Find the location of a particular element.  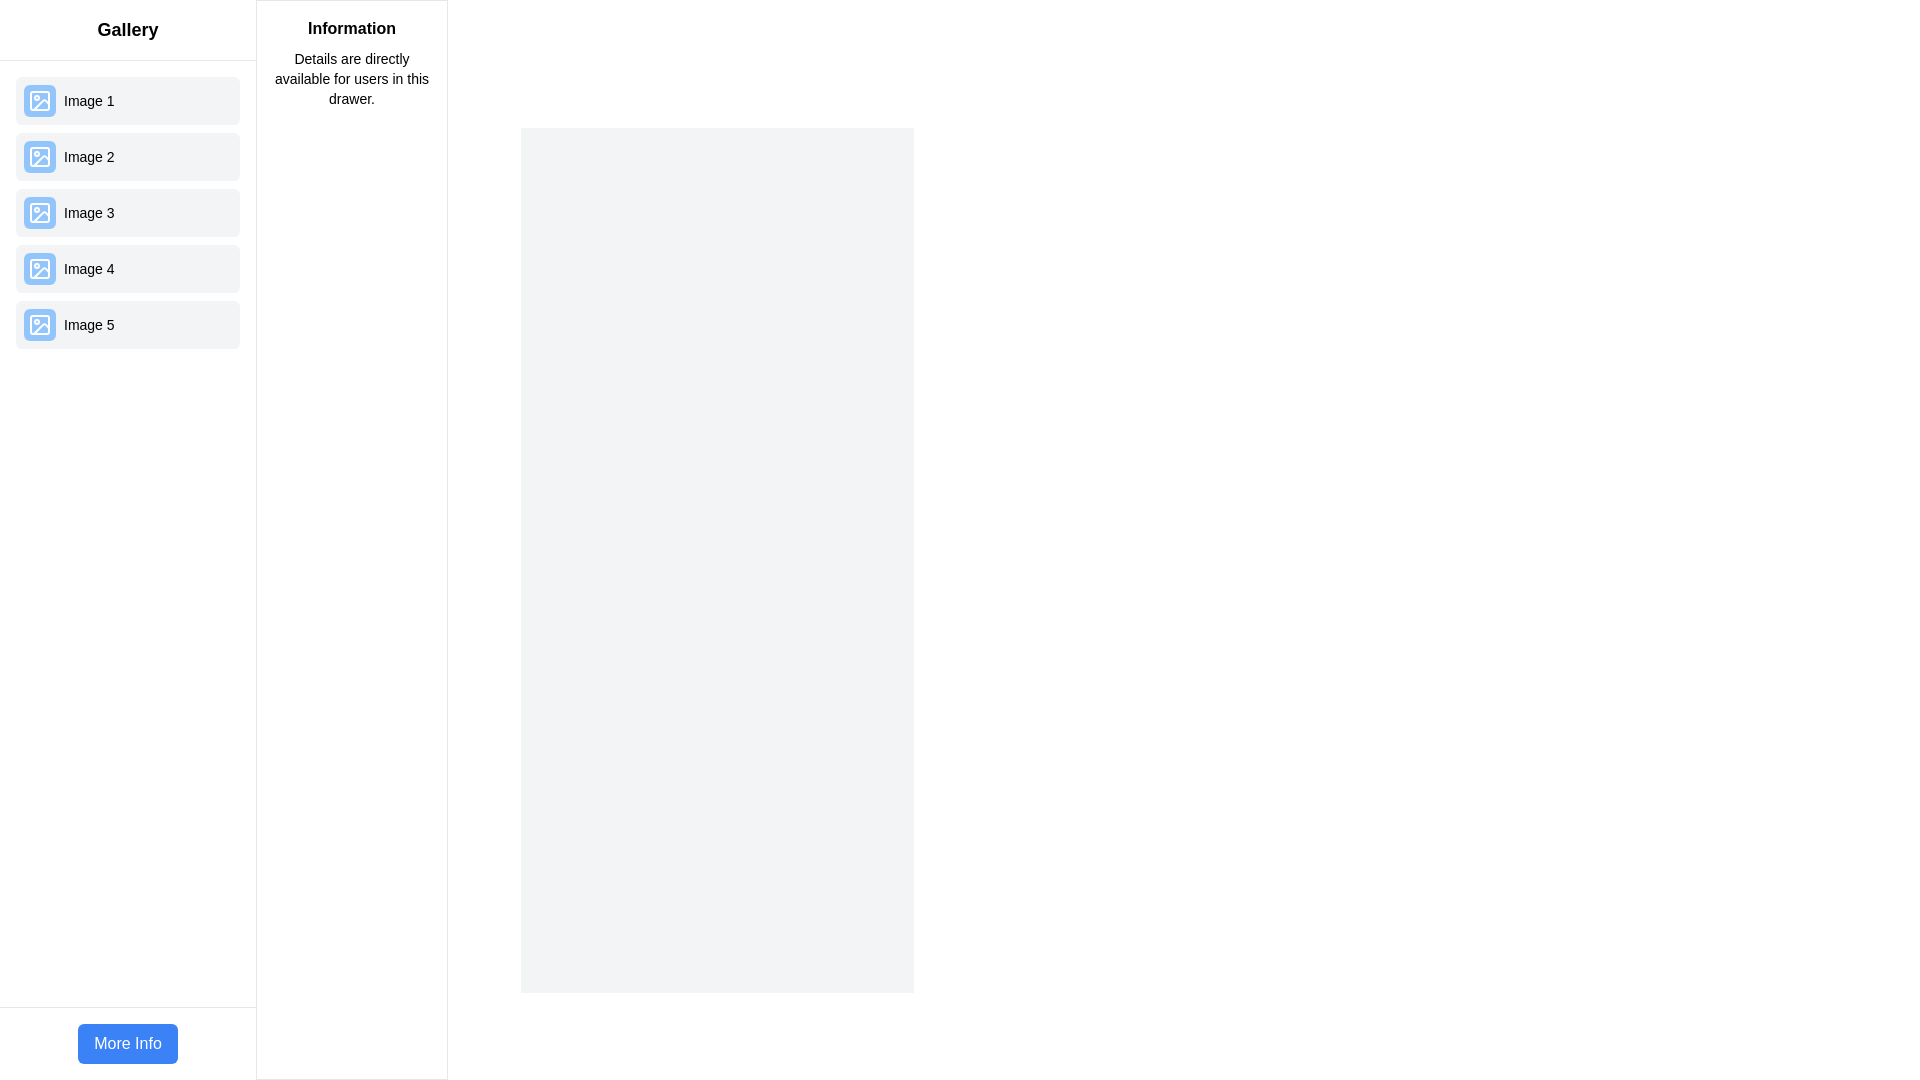

the icon located in the 'Gallery' list, specifically inside the row labeled 'Image 4' is located at coordinates (39, 268).